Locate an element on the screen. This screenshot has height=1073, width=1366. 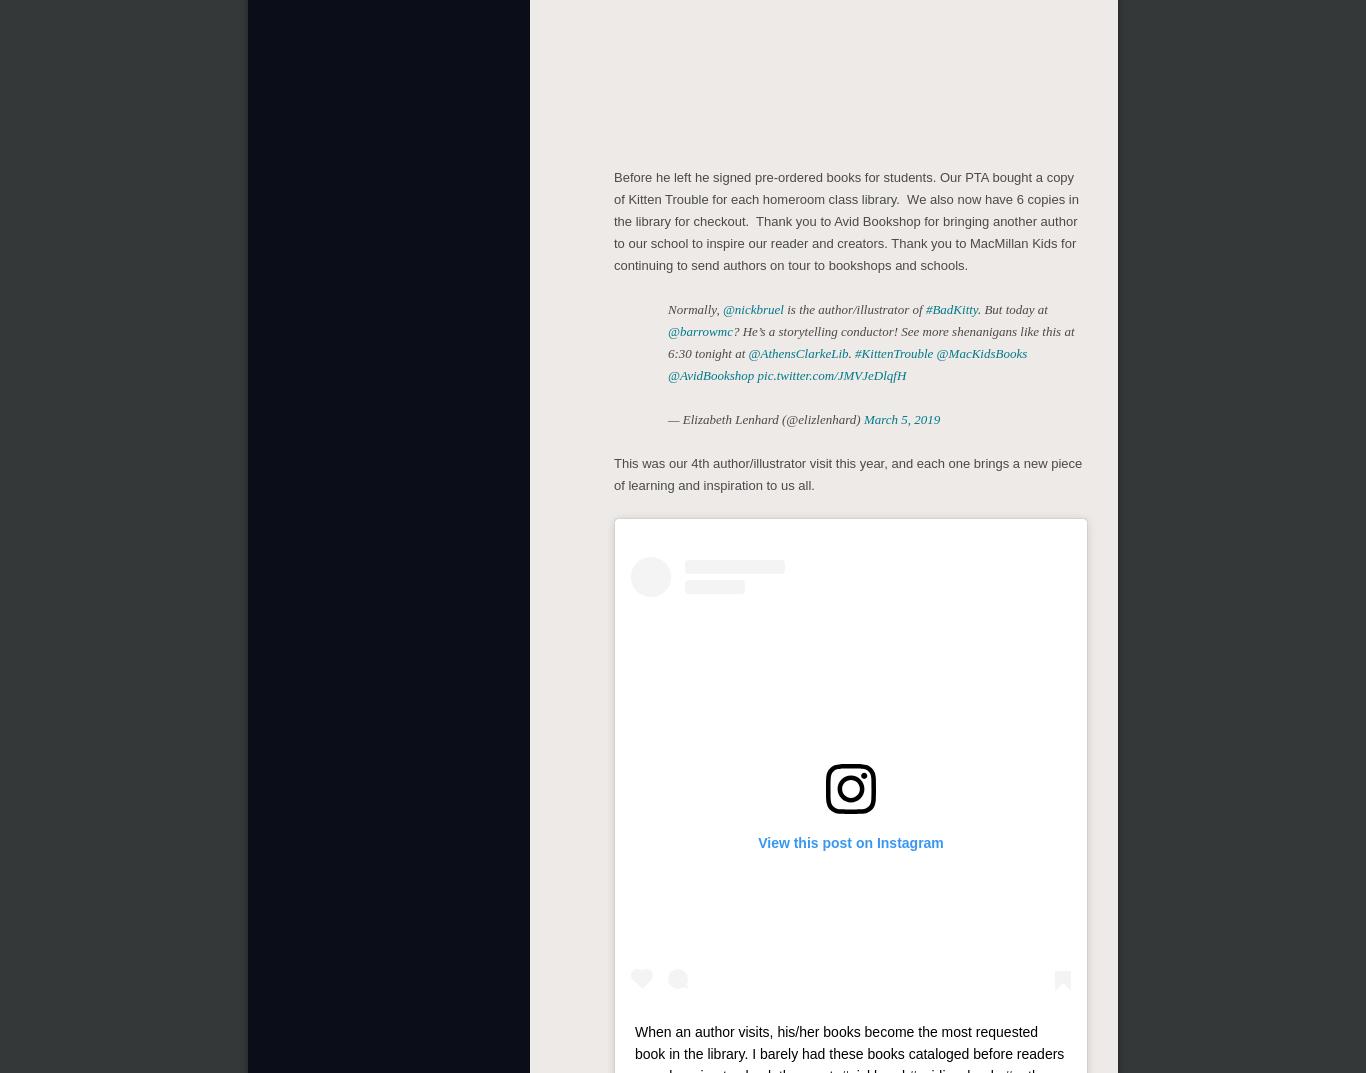
'⁩.' is located at coordinates (847, 353).